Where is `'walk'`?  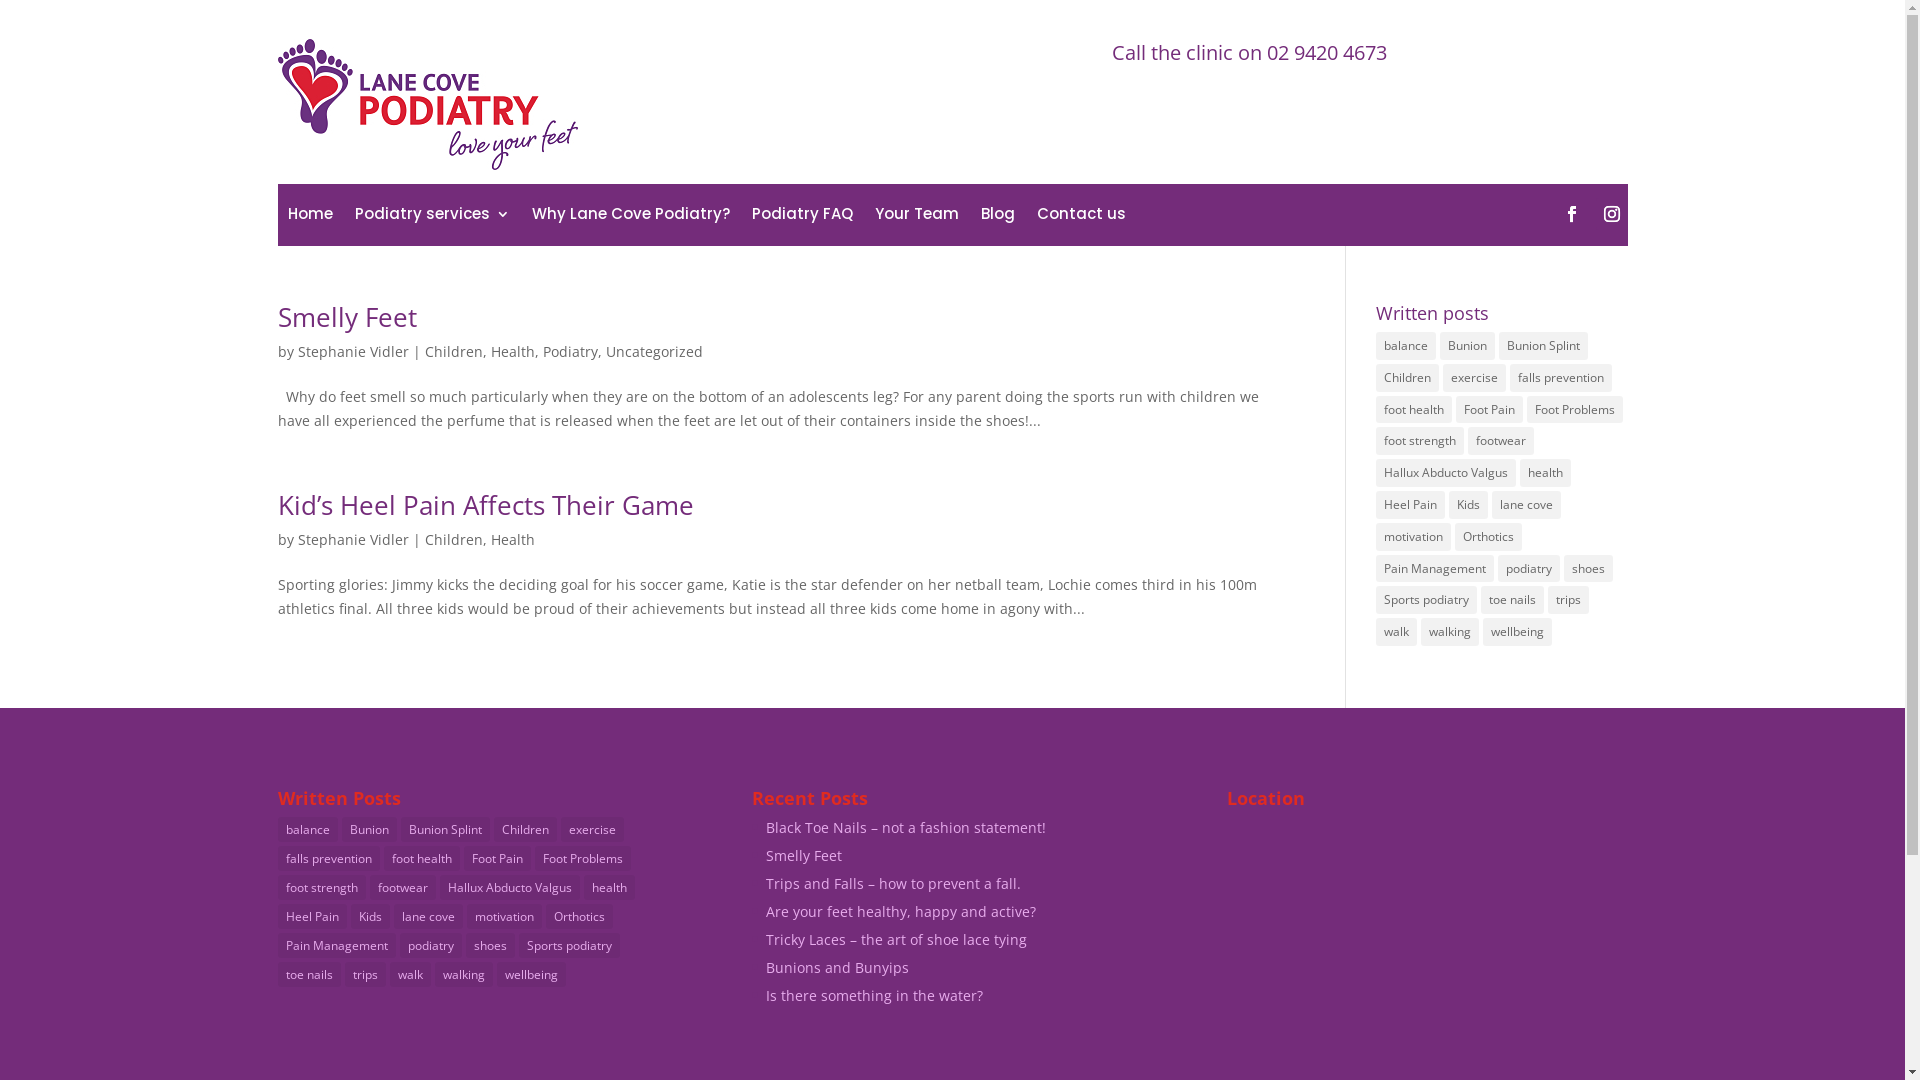
'walk' is located at coordinates (409, 973).